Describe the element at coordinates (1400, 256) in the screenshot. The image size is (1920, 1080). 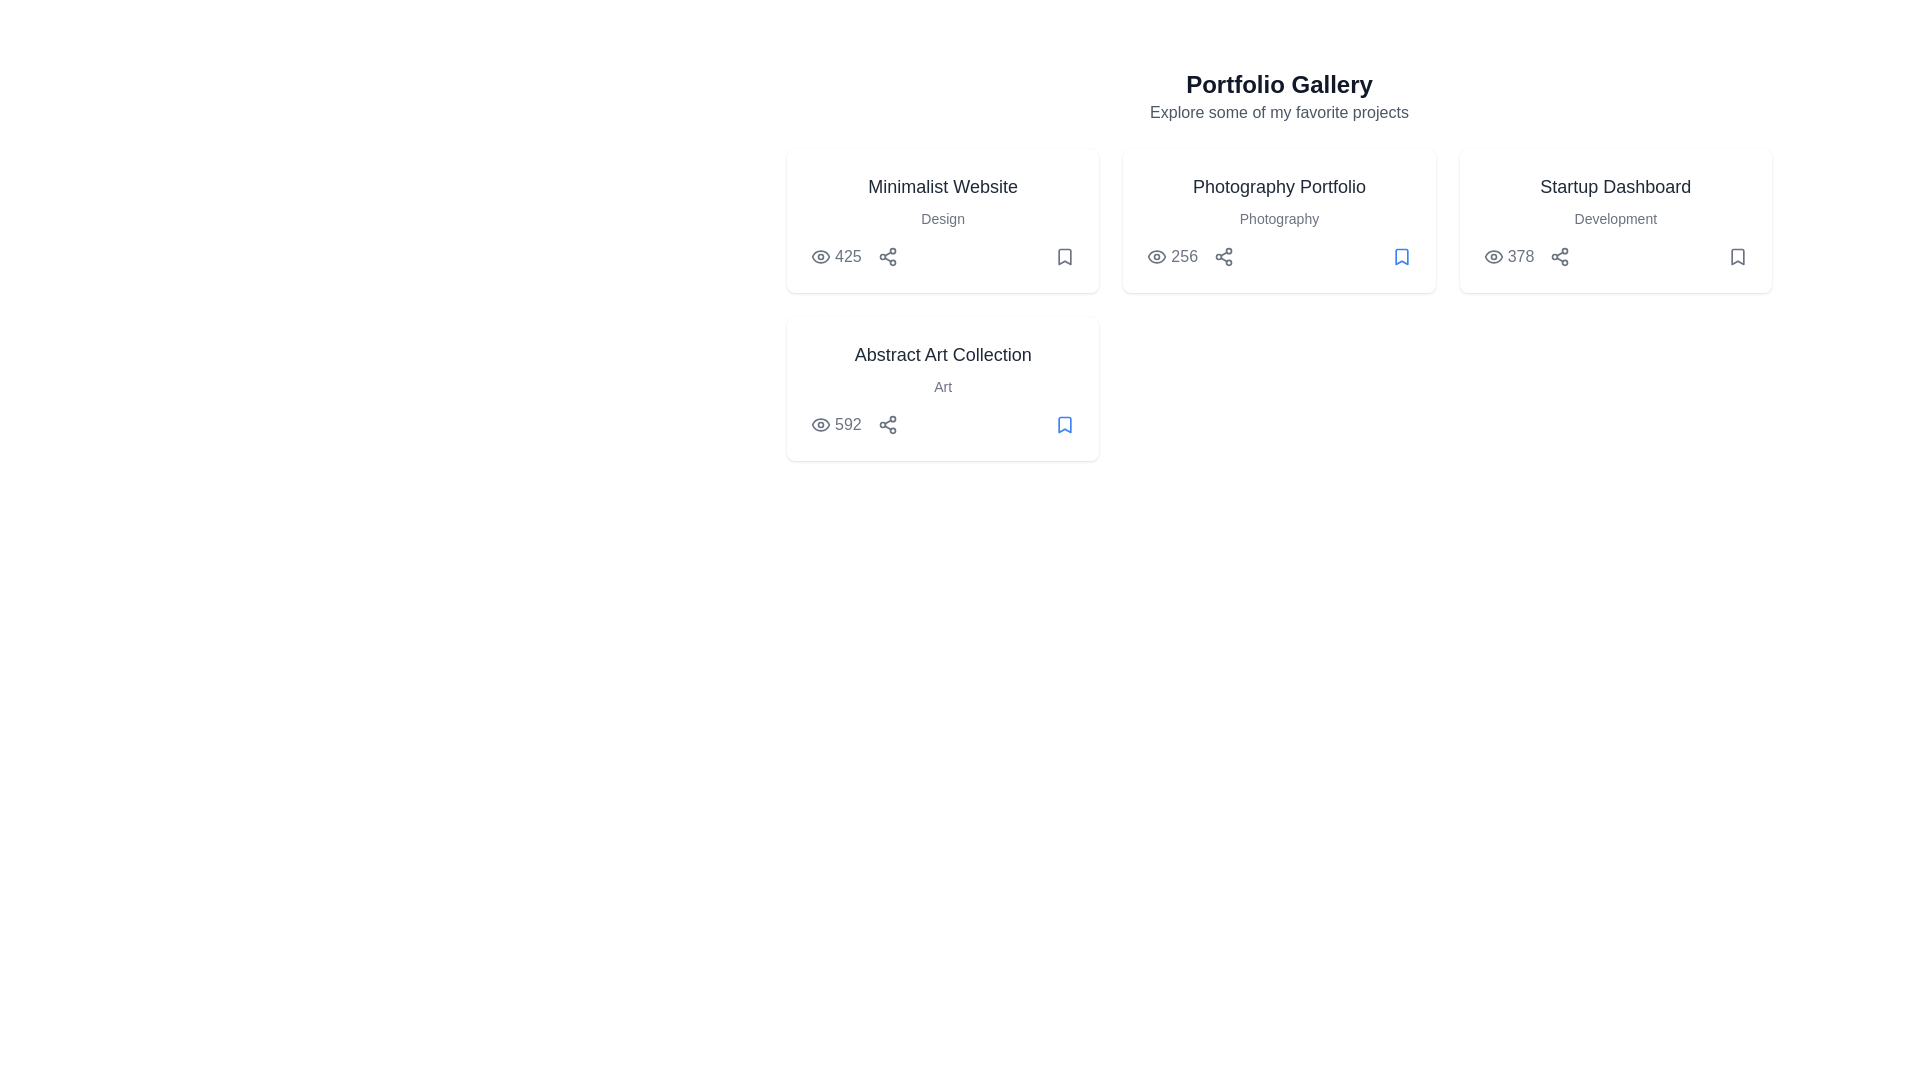
I see `the blue bookmark icon located at the top right corner of the 'Photography Portfolio' card` at that location.